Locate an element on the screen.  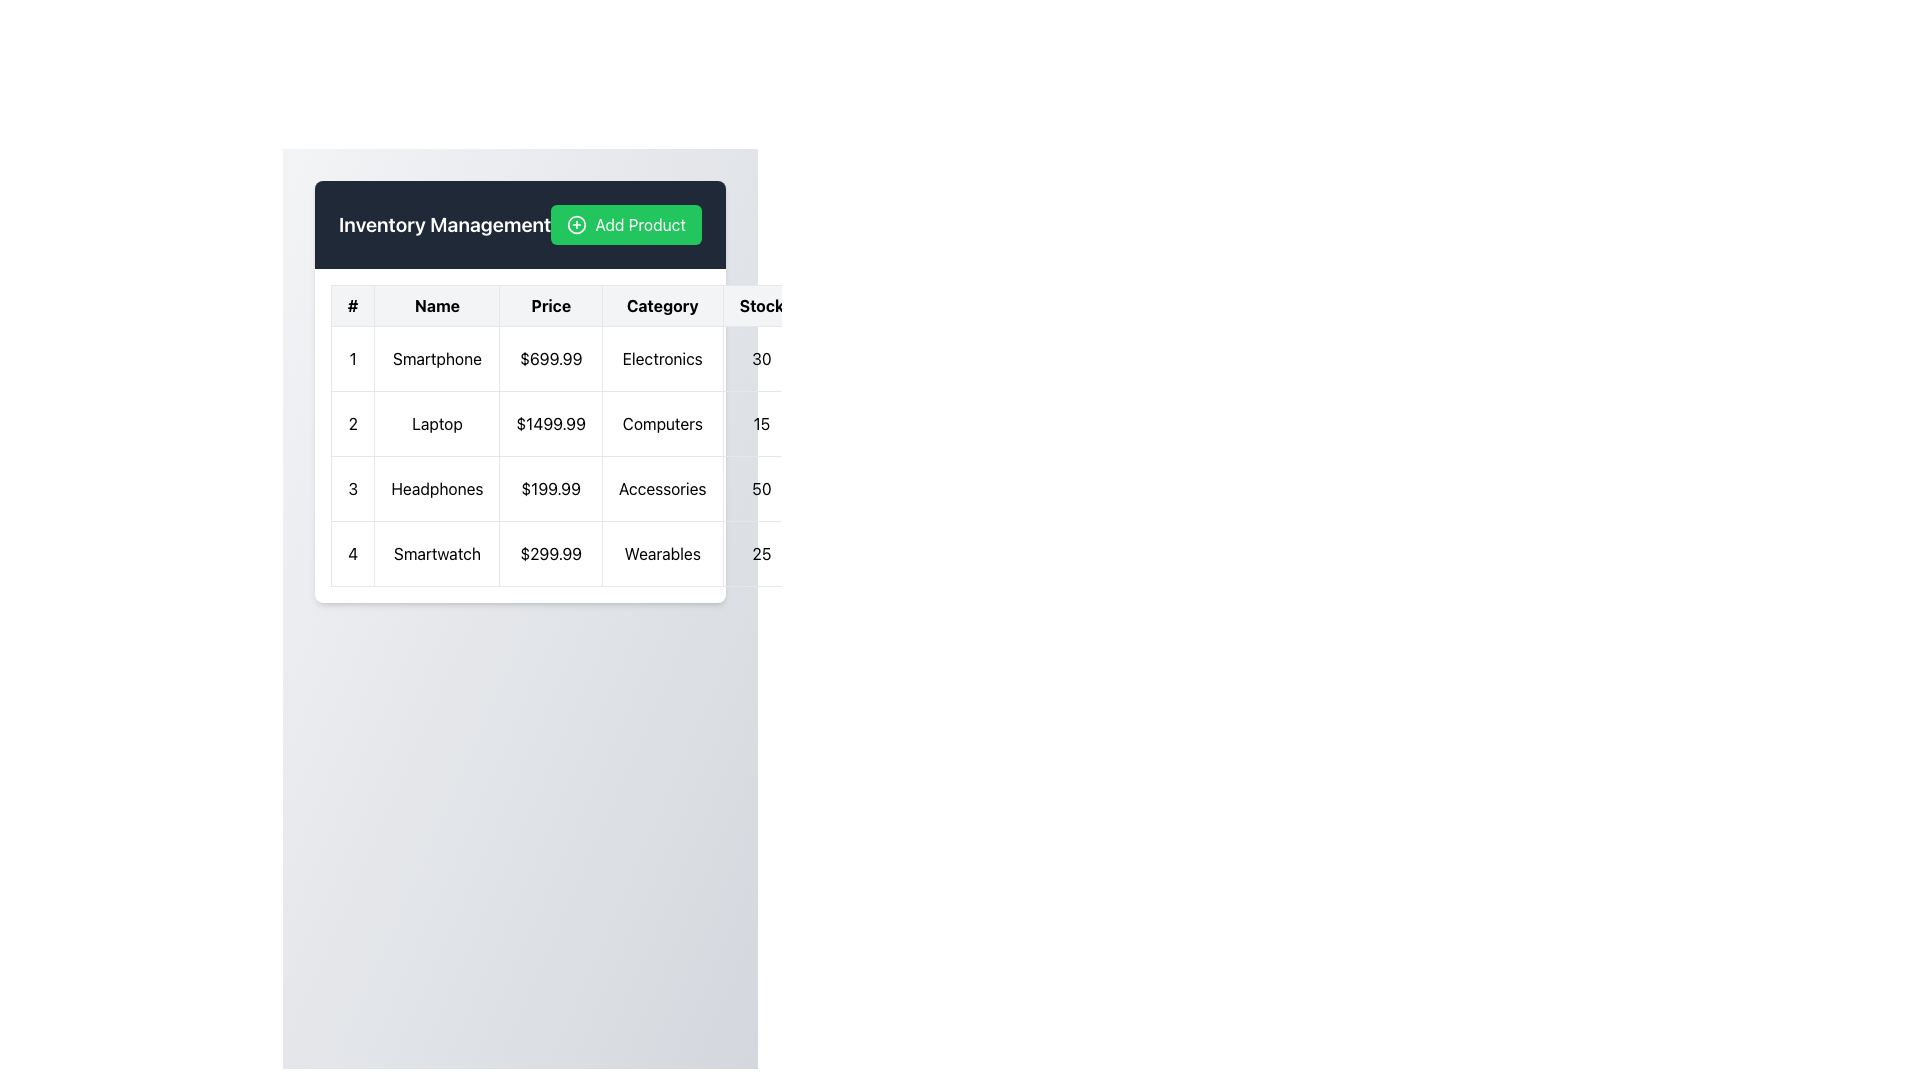
the 'Computers' text label located in the 'Category' column of the second row in the table, which is styled in a sans-serif font is located at coordinates (662, 423).